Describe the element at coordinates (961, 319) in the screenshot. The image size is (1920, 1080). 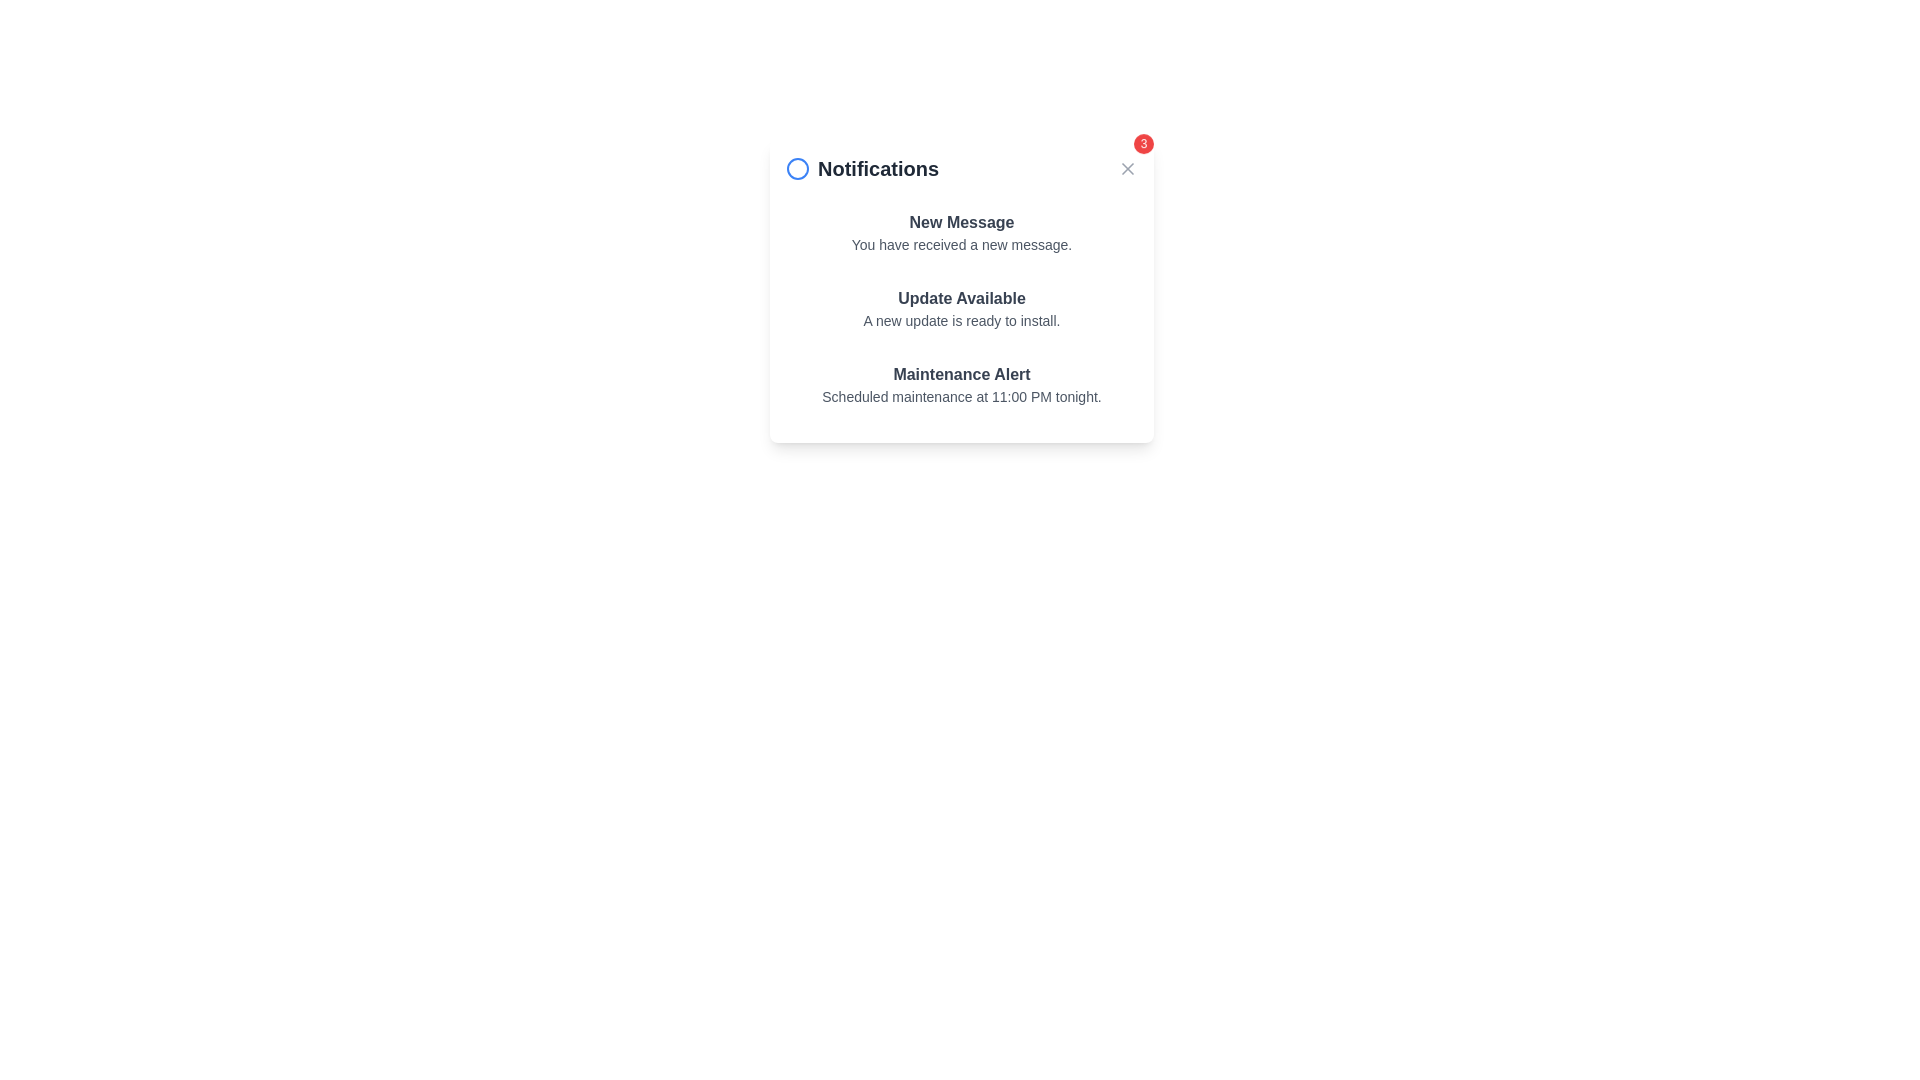
I see `the informational Text label that provides details about an available update, positioned below the bold text 'Update Available.'` at that location.